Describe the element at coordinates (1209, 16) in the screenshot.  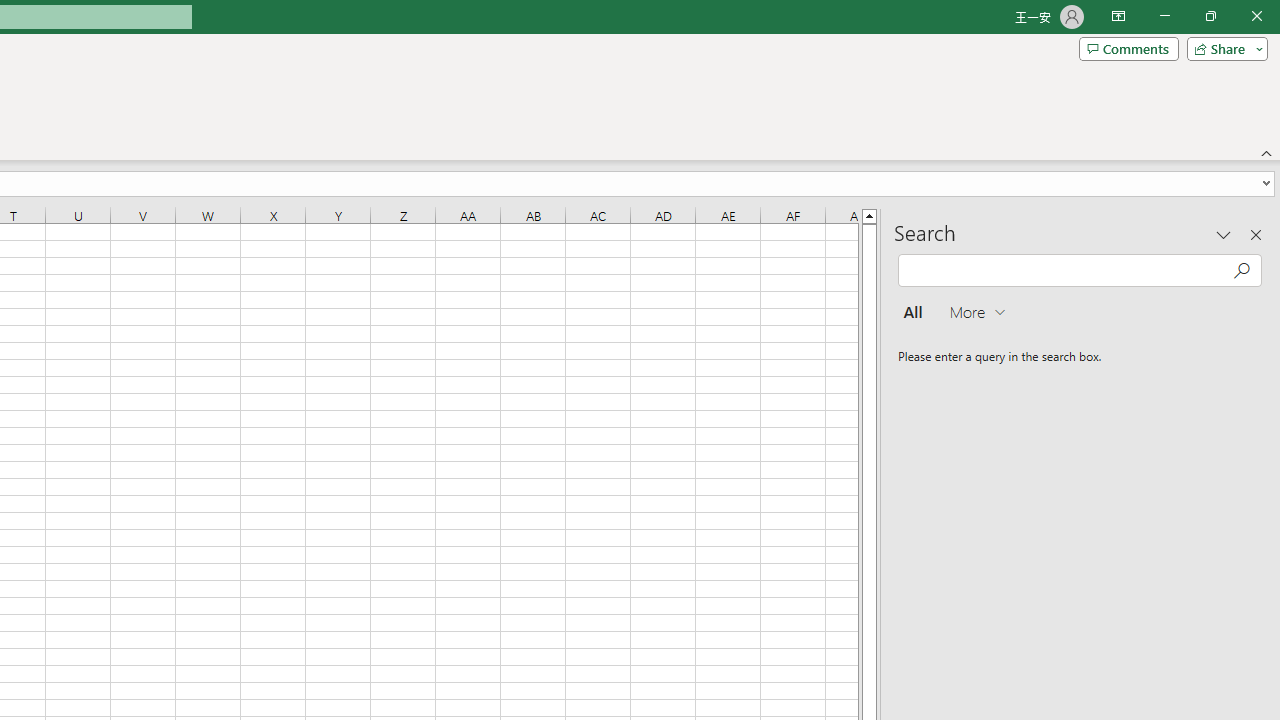
I see `'Restore Down'` at that location.